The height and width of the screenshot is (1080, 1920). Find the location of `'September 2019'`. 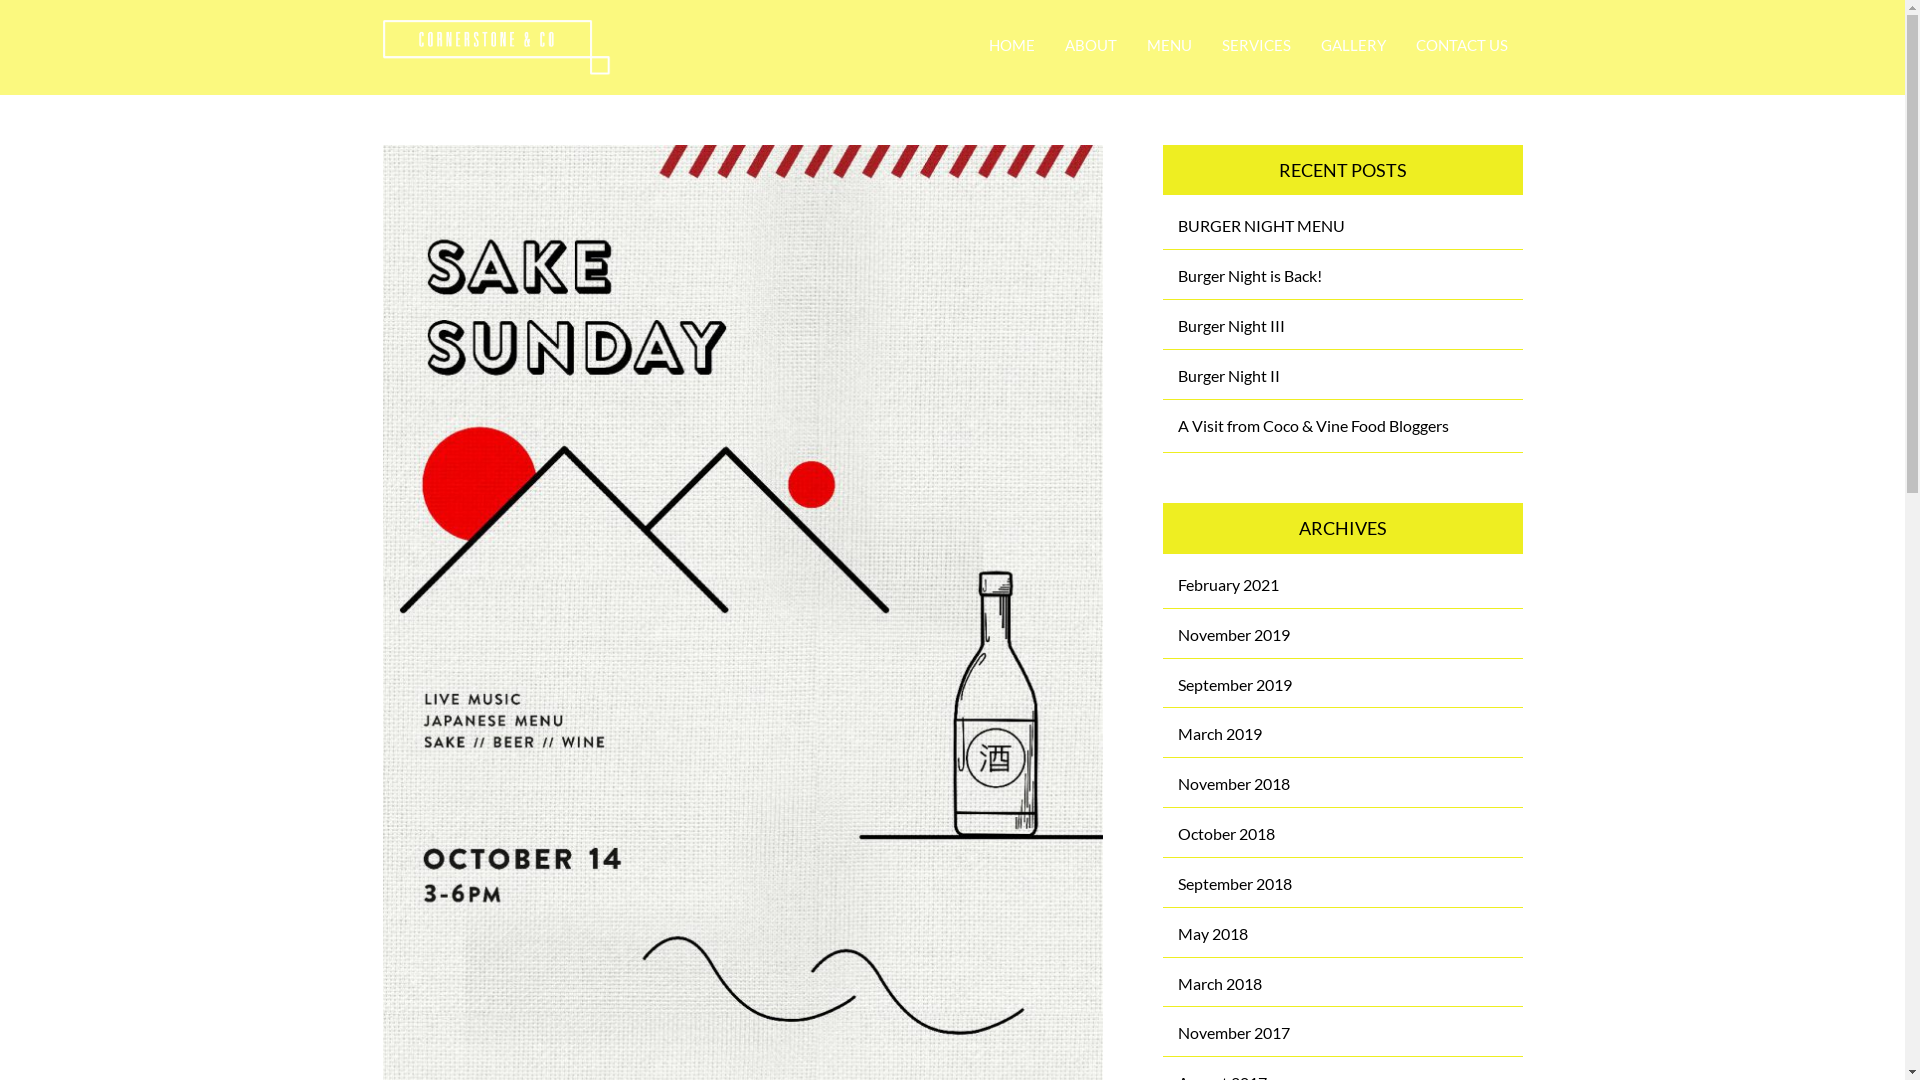

'September 2019' is located at coordinates (1233, 683).